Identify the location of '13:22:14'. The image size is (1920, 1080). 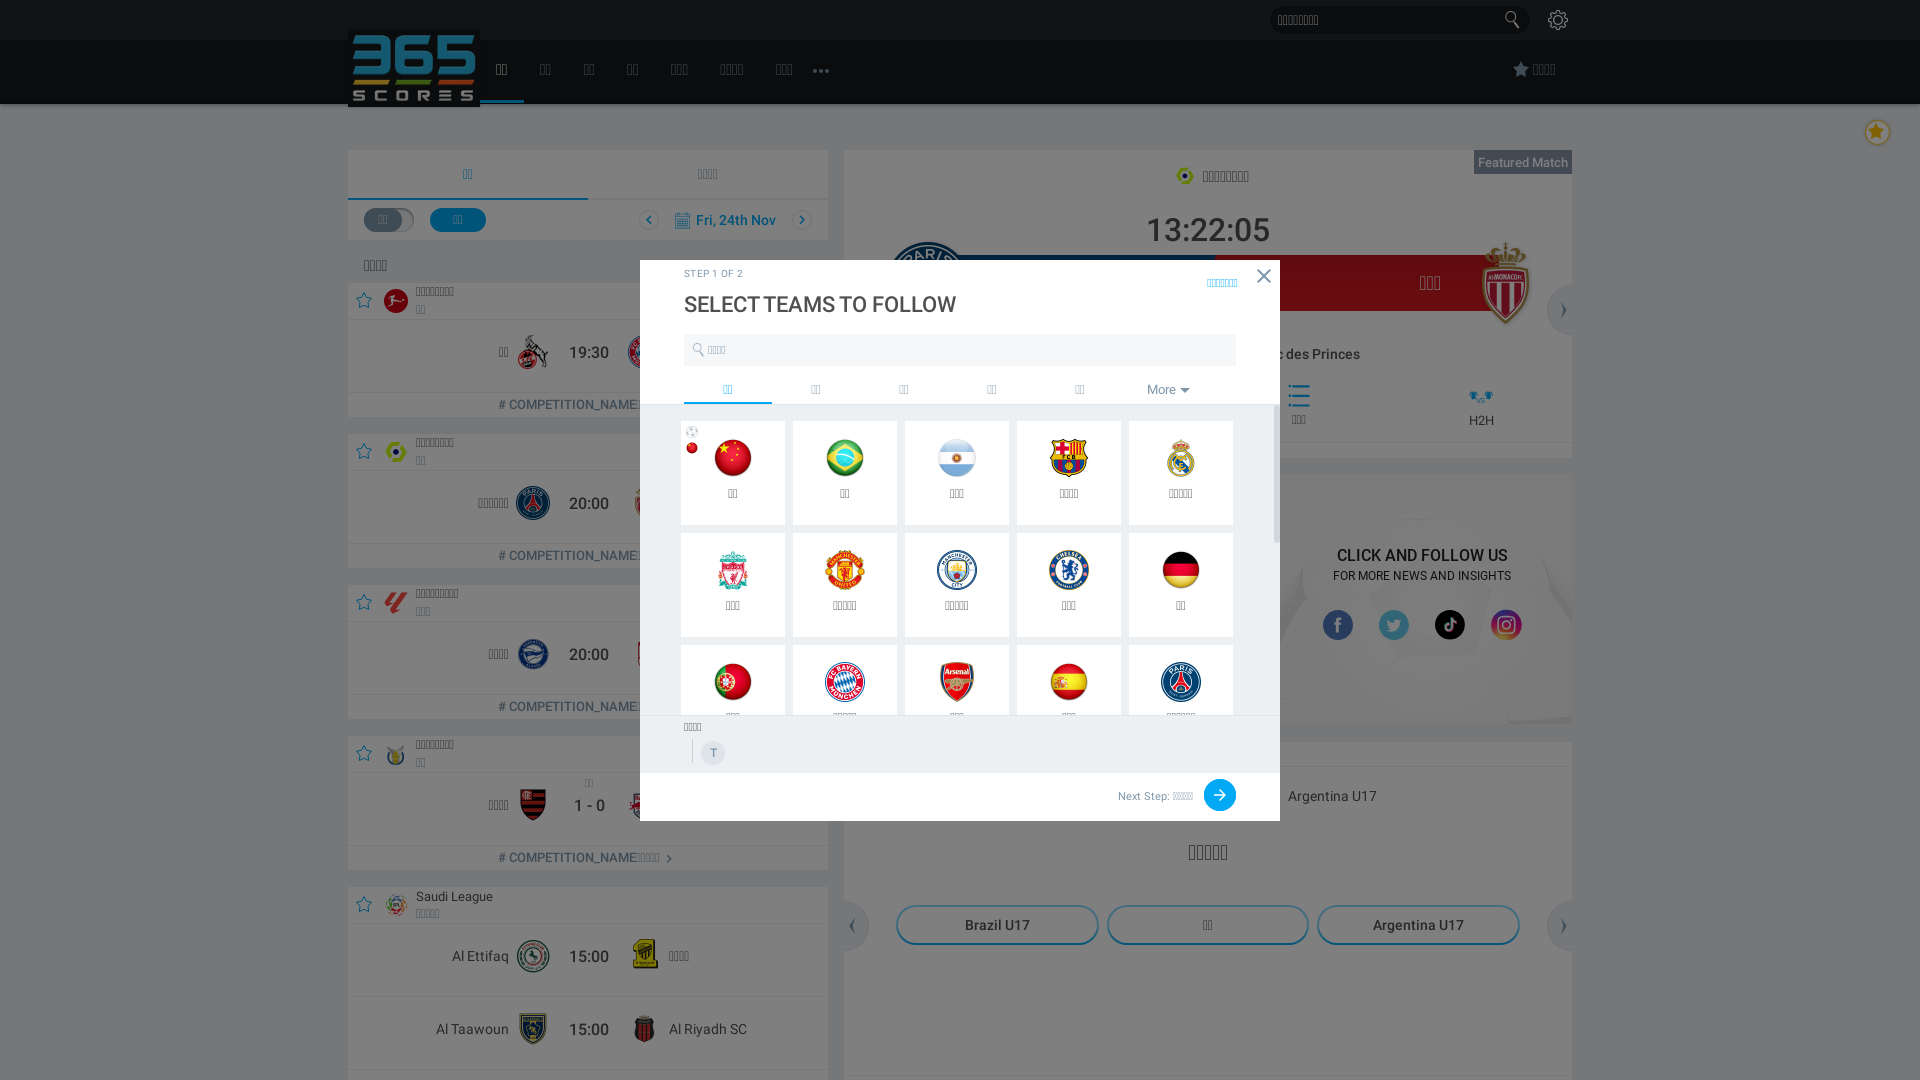
(1122, 223).